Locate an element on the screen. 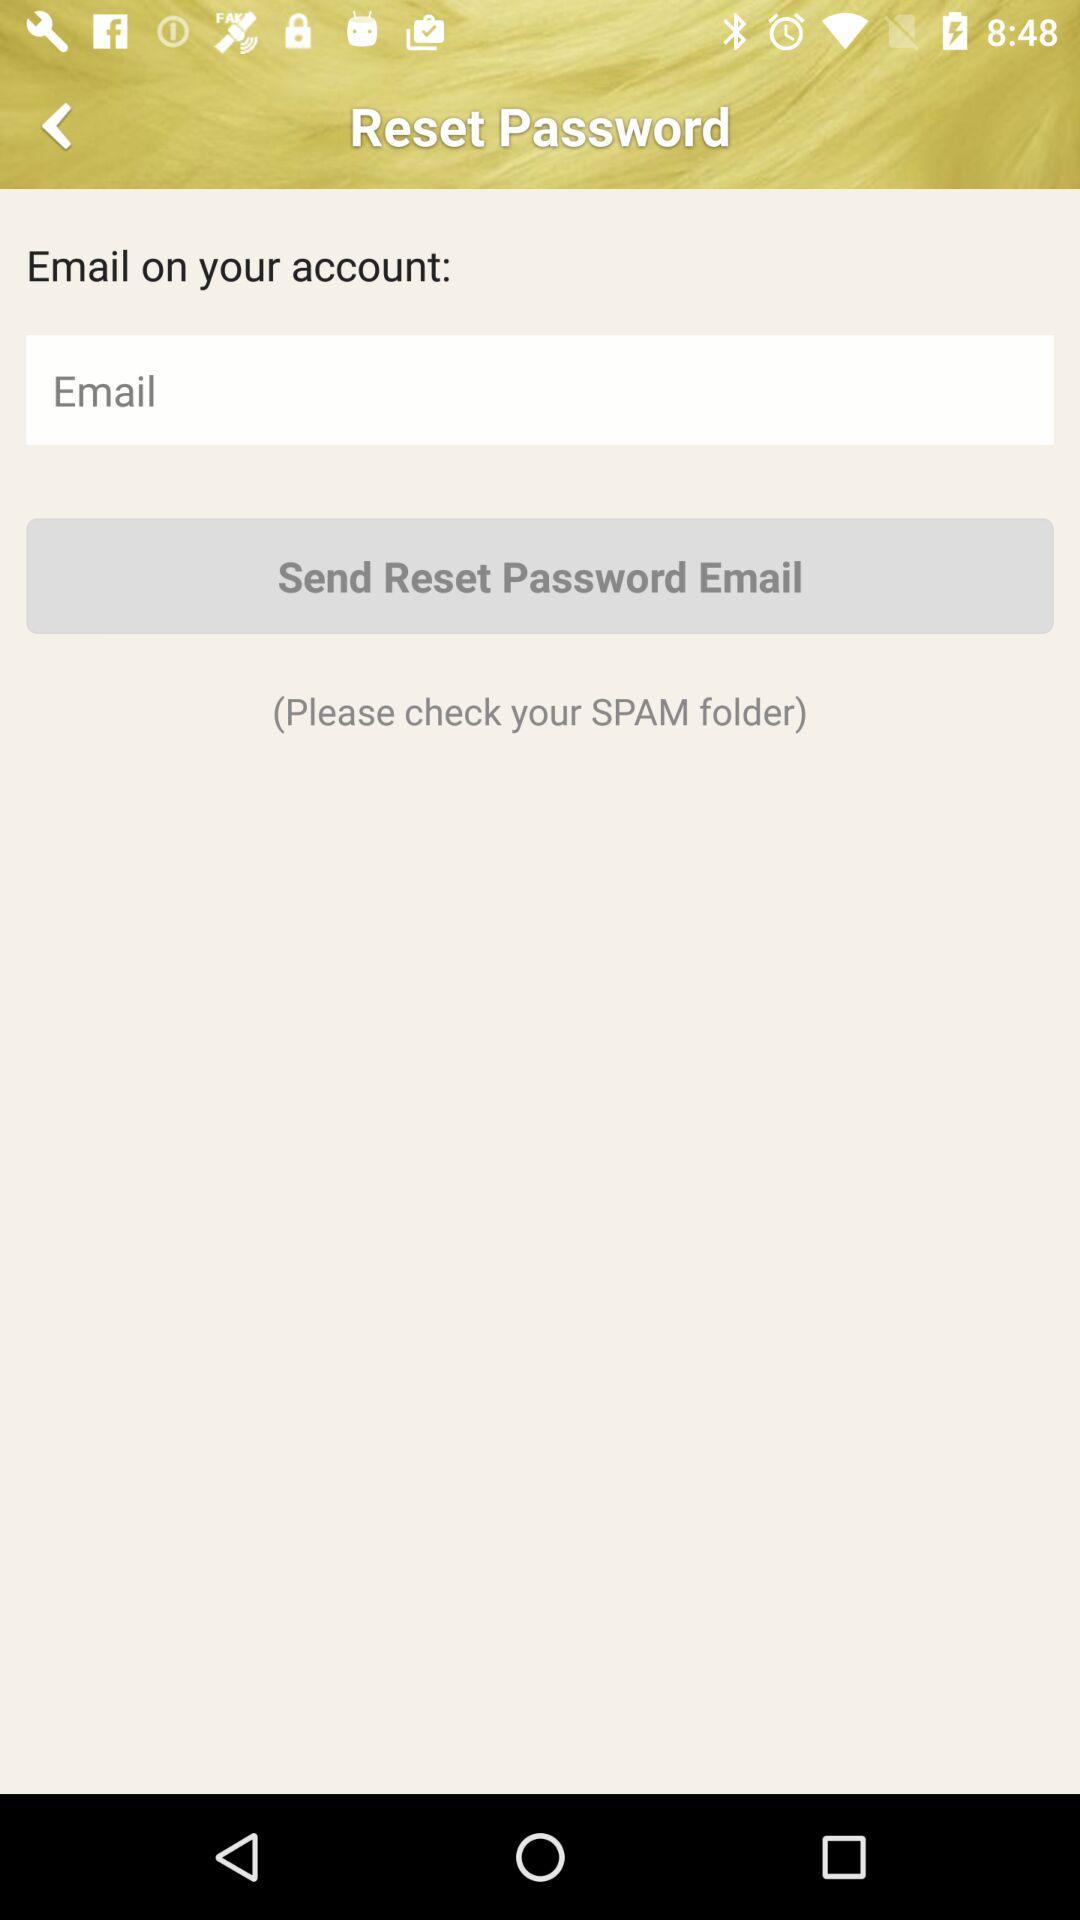  email is located at coordinates (540, 389).